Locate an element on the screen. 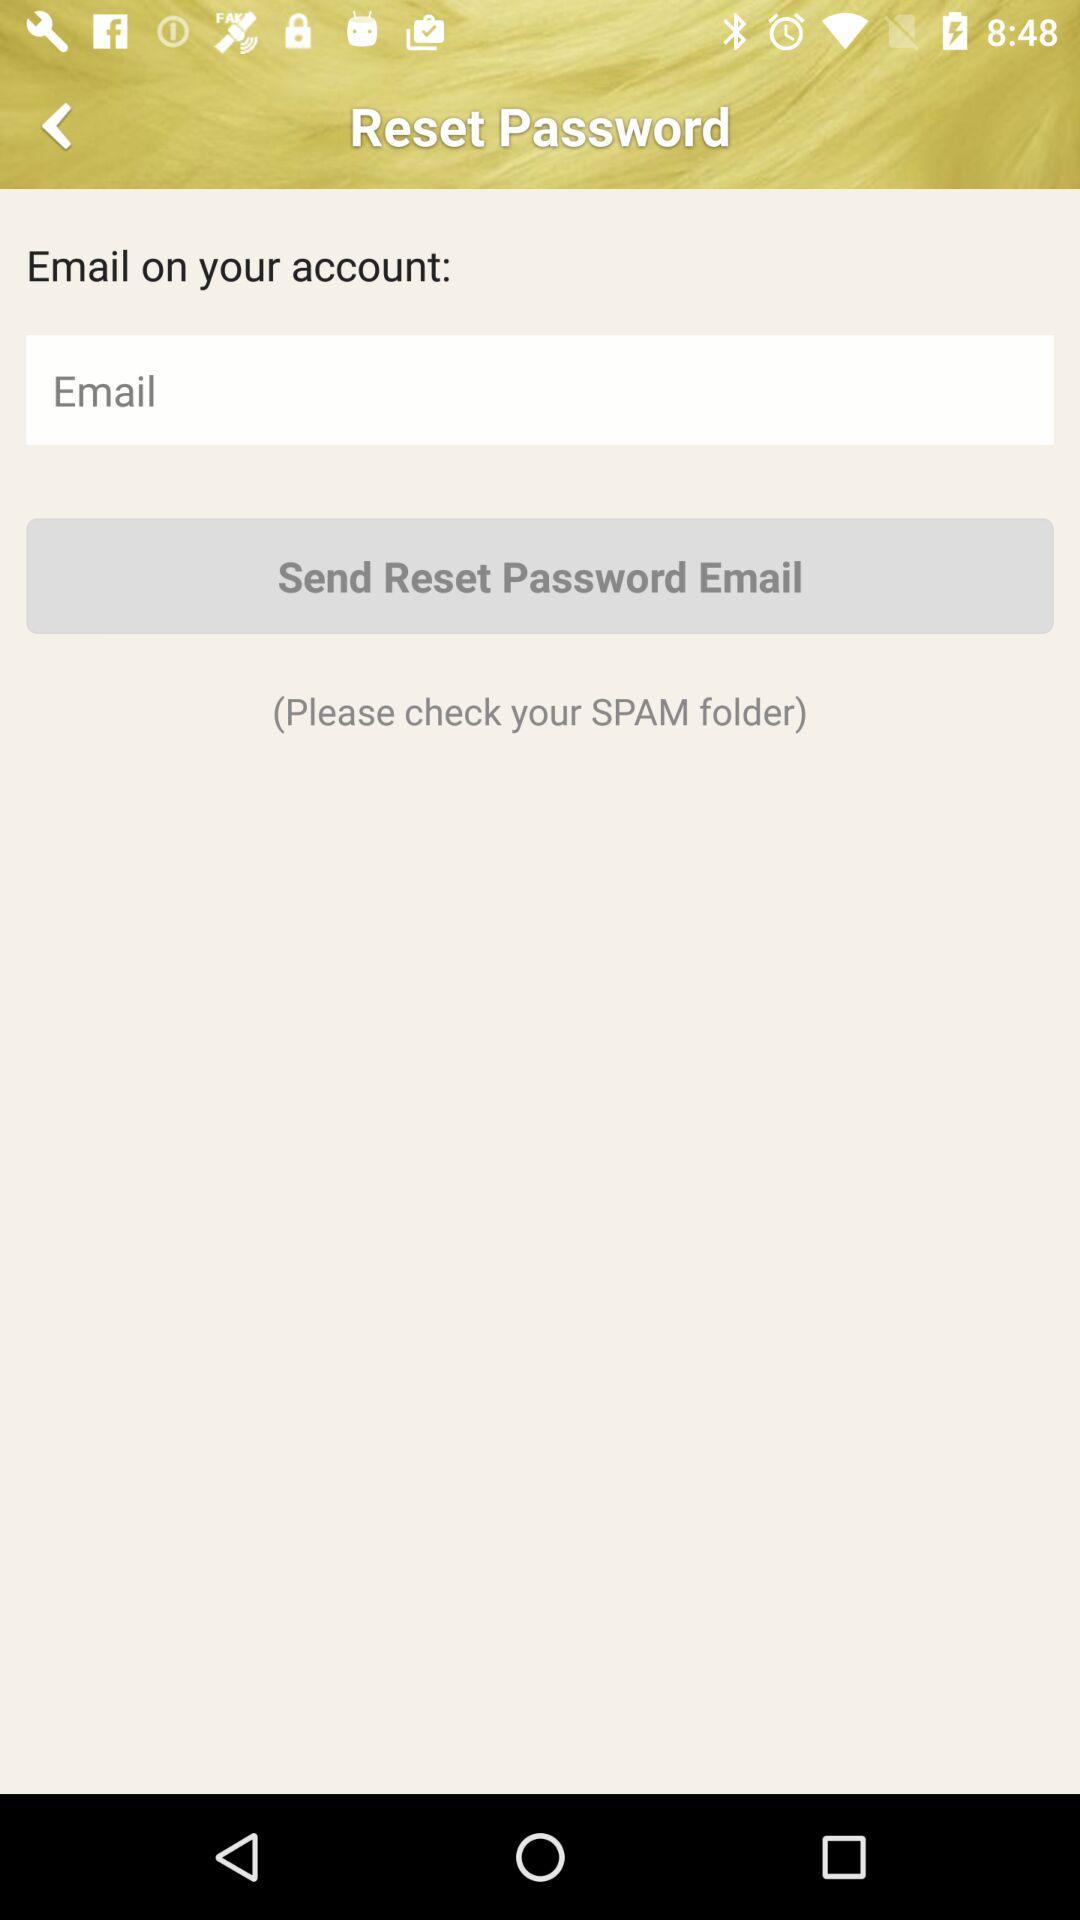  email is located at coordinates (540, 389).